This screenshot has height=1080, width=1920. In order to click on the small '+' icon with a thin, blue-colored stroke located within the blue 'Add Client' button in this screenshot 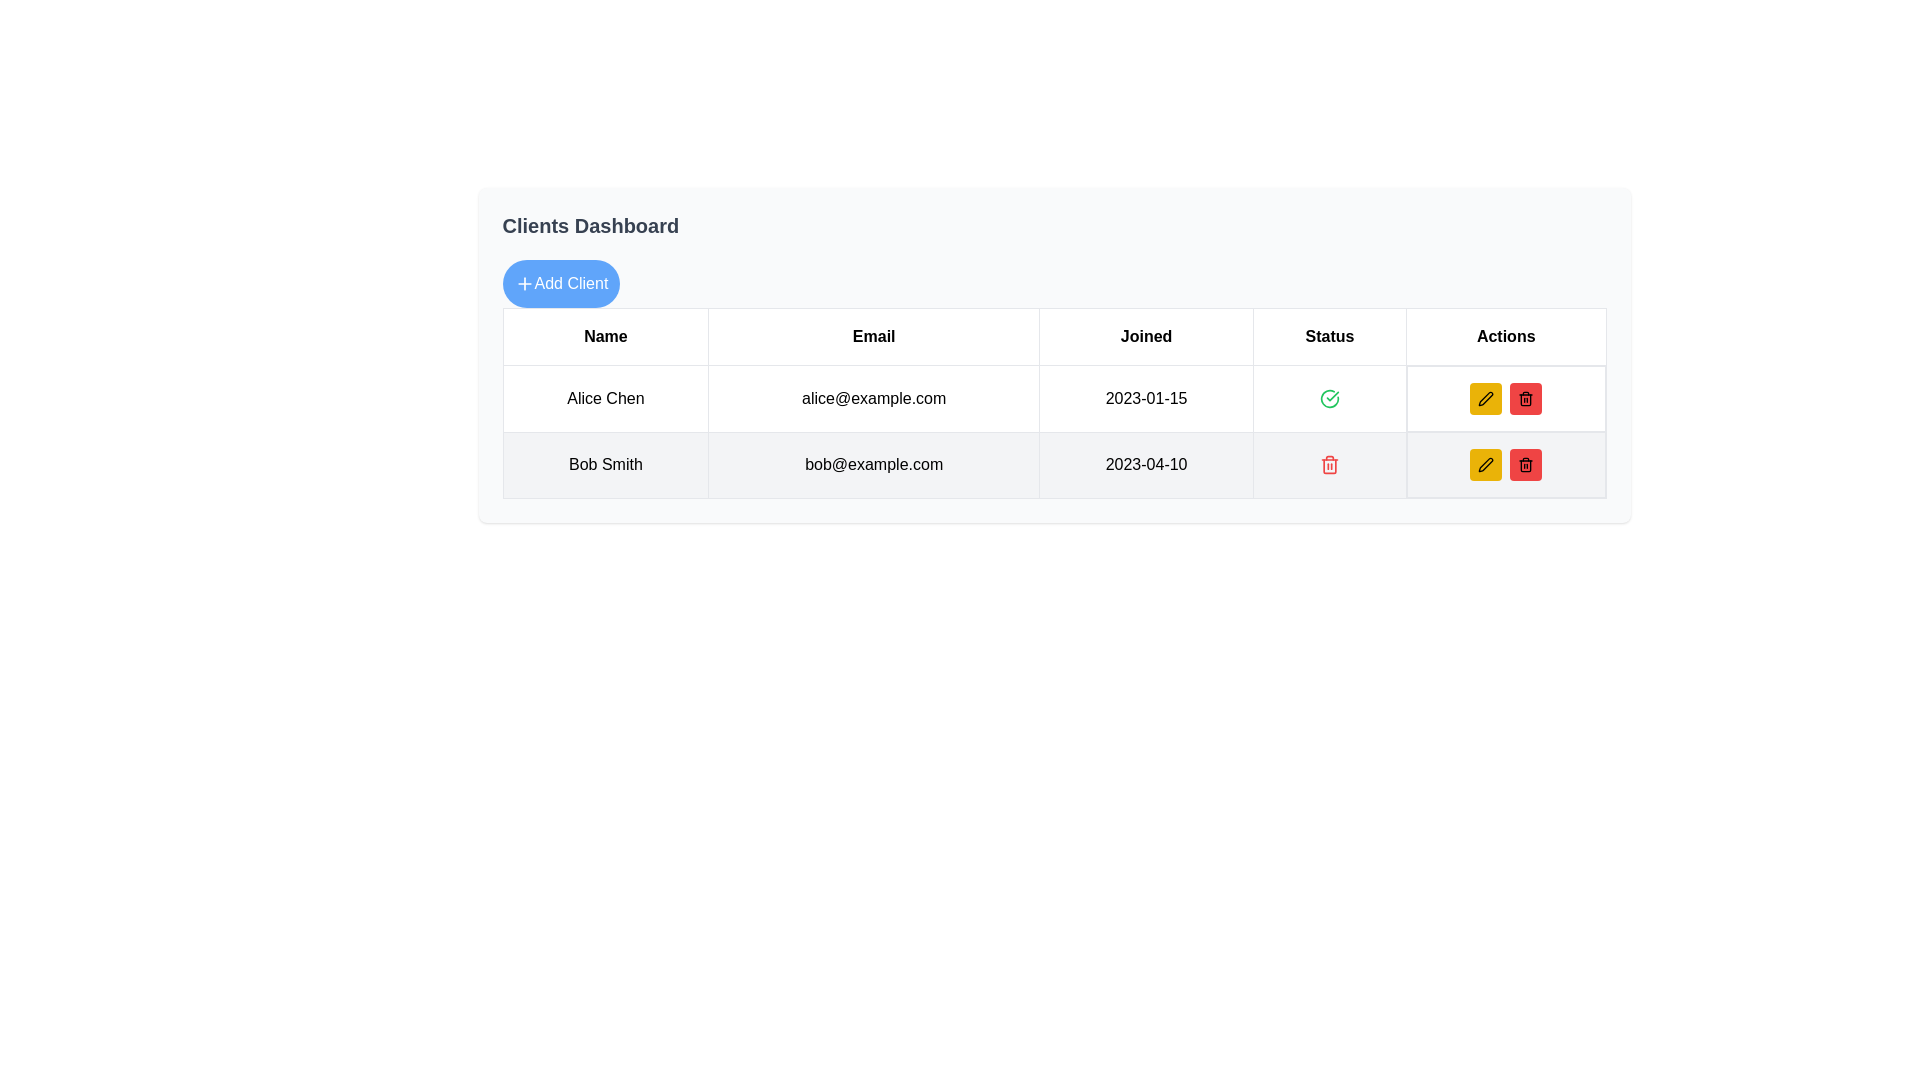, I will do `click(524, 284)`.